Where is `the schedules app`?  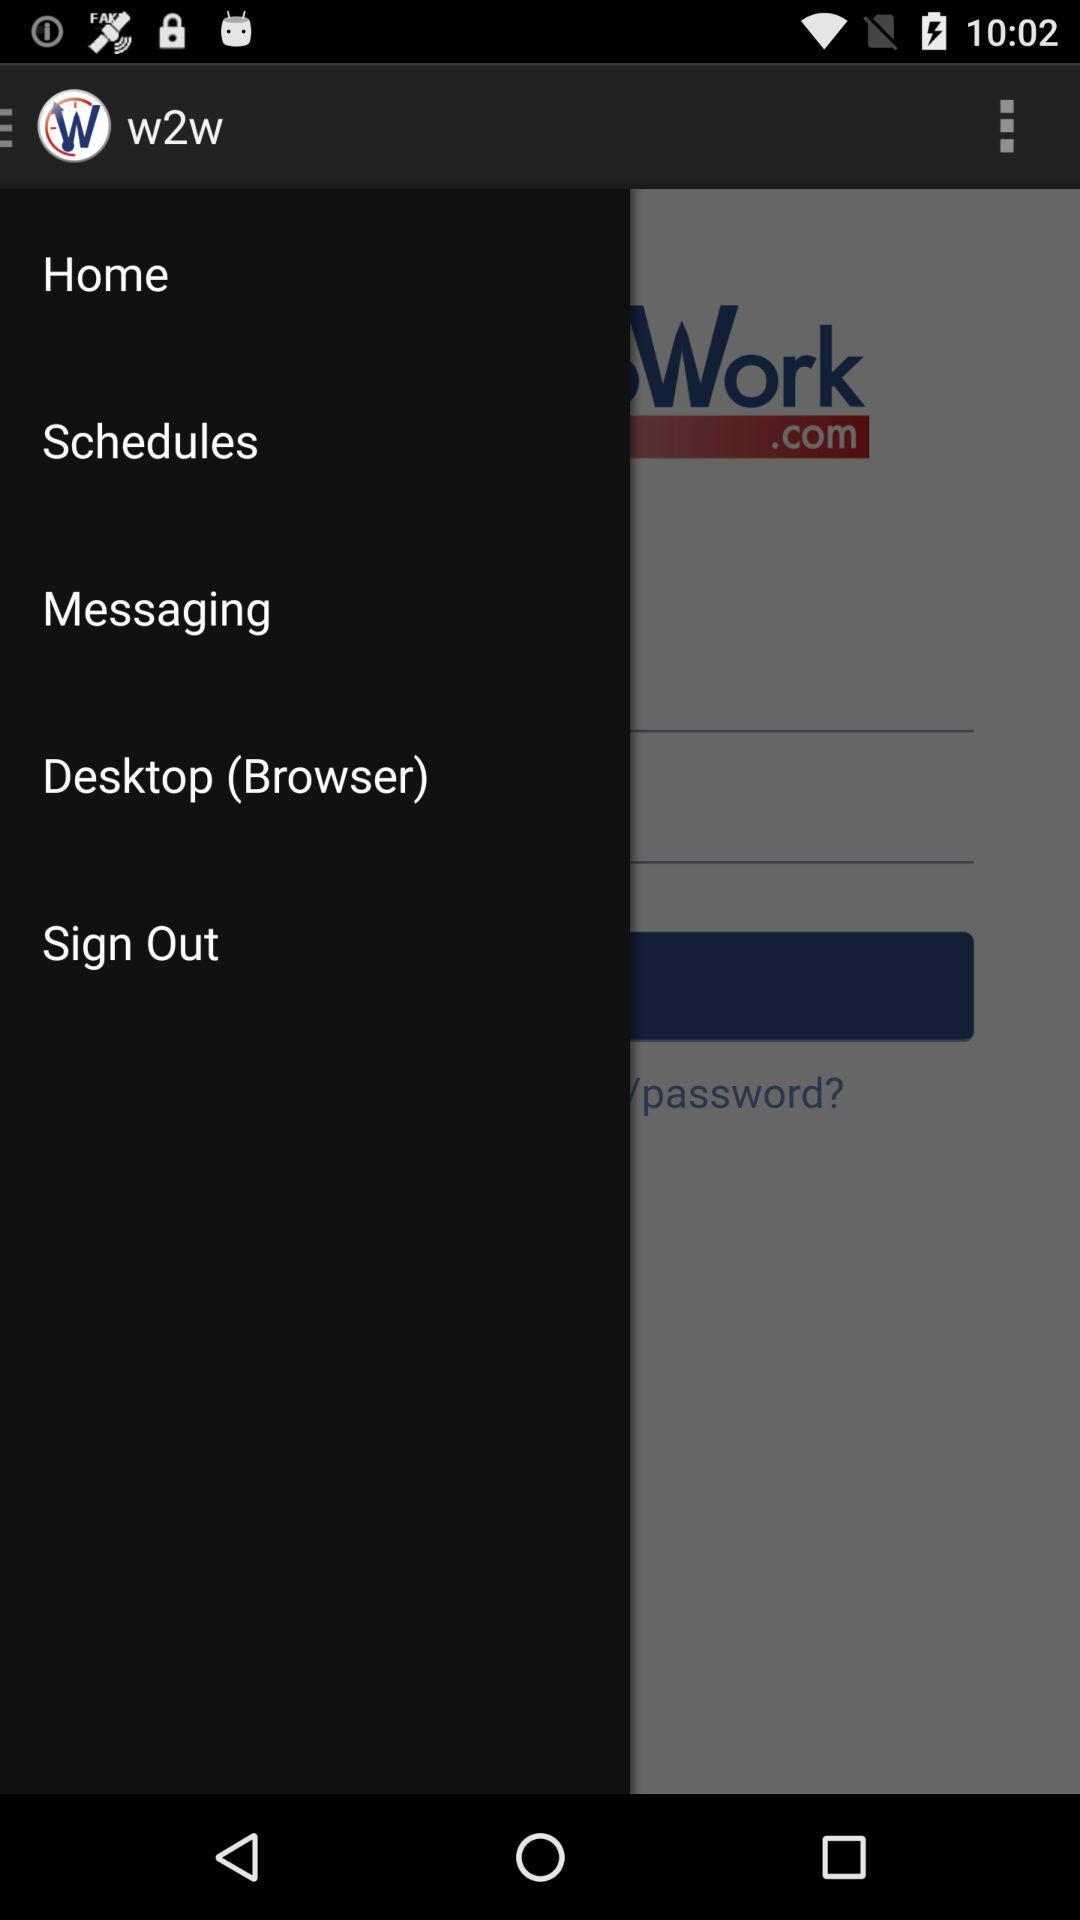
the schedules app is located at coordinates (315, 439).